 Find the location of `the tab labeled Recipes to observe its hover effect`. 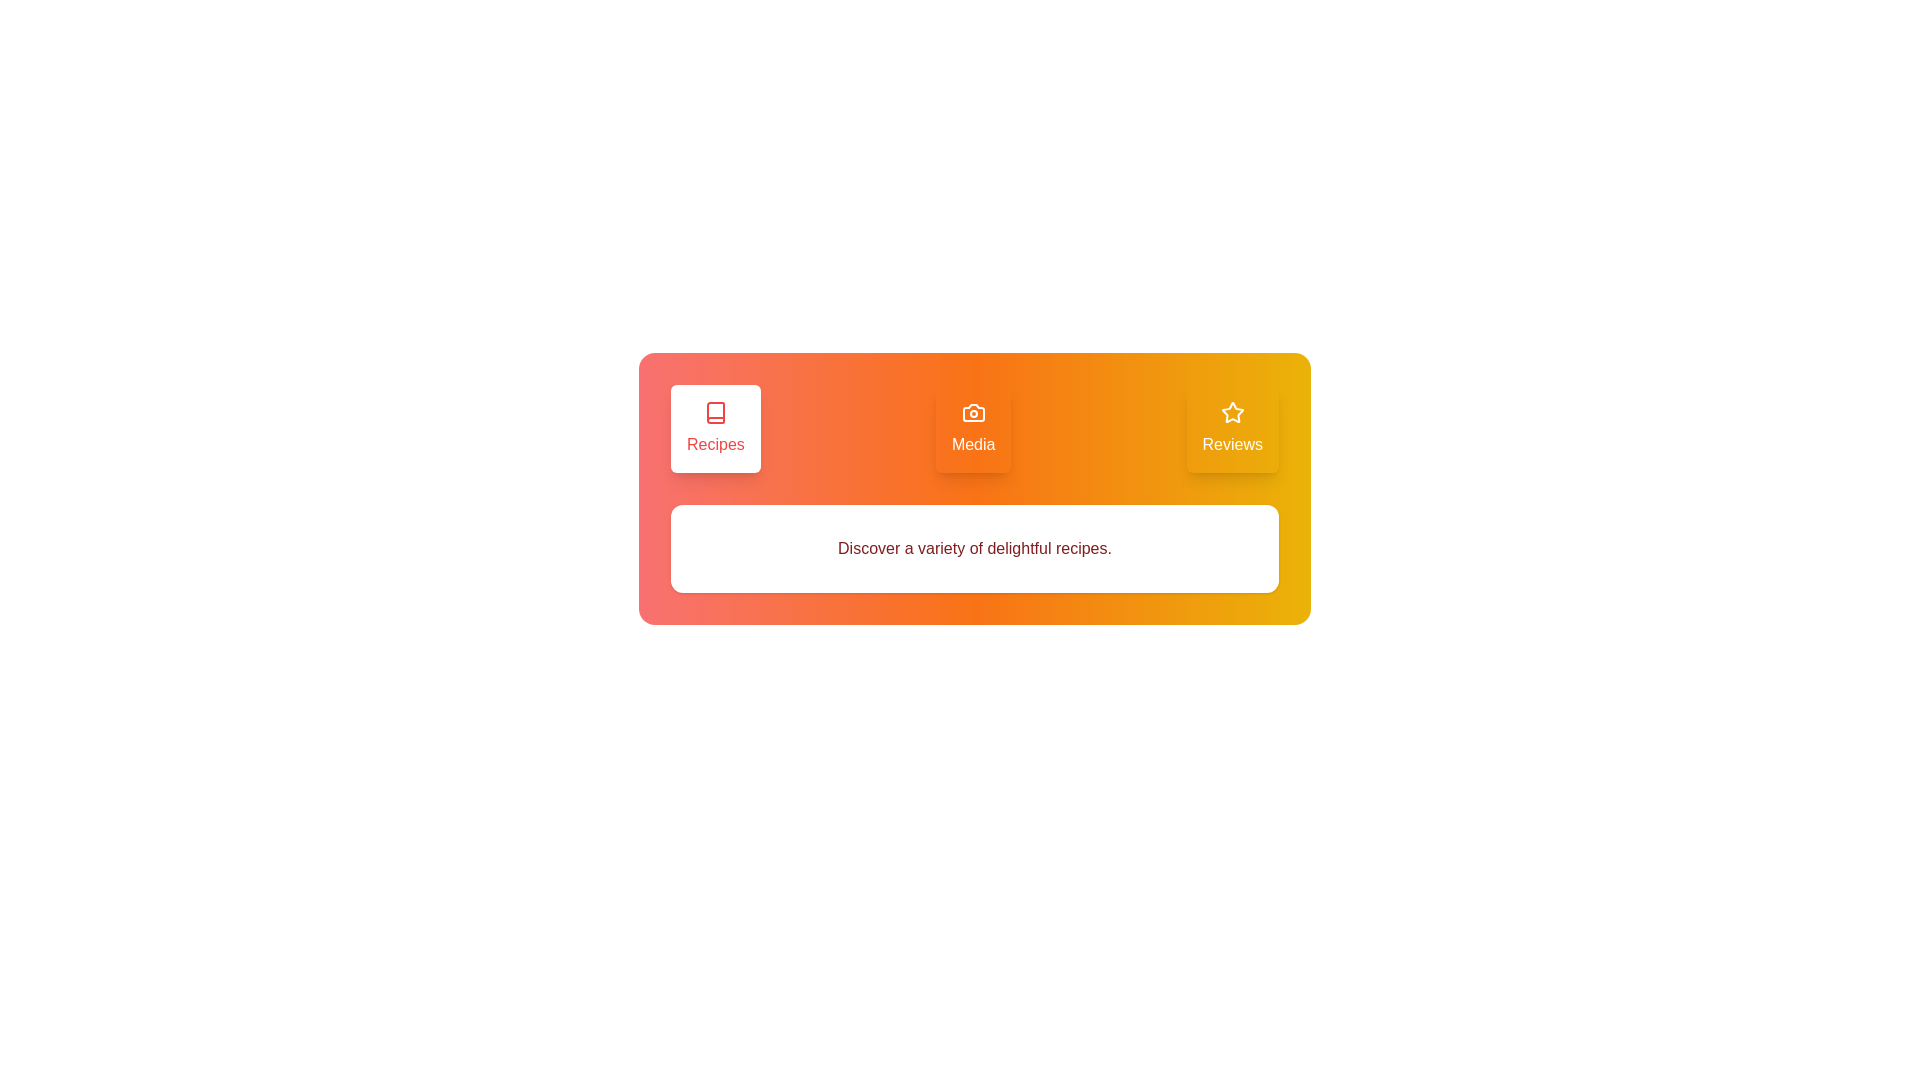

the tab labeled Recipes to observe its hover effect is located at coordinates (715, 427).